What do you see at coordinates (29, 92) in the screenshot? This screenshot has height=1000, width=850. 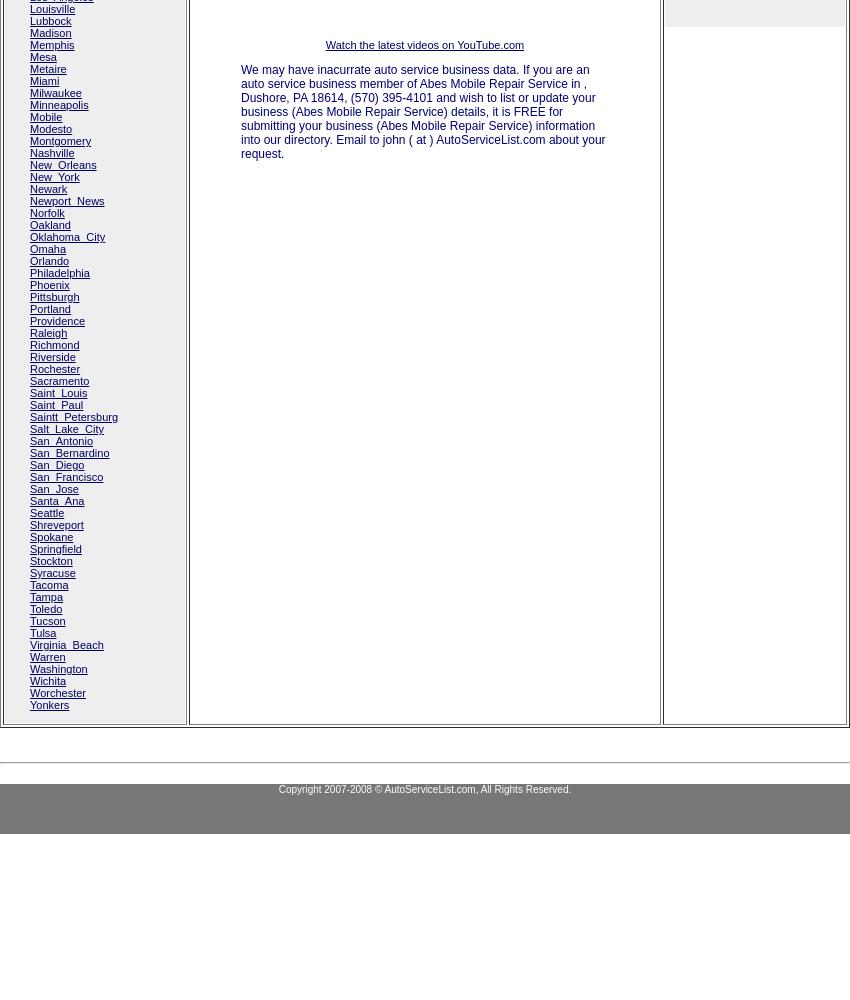 I see `'Milwaukee'` at bounding box center [29, 92].